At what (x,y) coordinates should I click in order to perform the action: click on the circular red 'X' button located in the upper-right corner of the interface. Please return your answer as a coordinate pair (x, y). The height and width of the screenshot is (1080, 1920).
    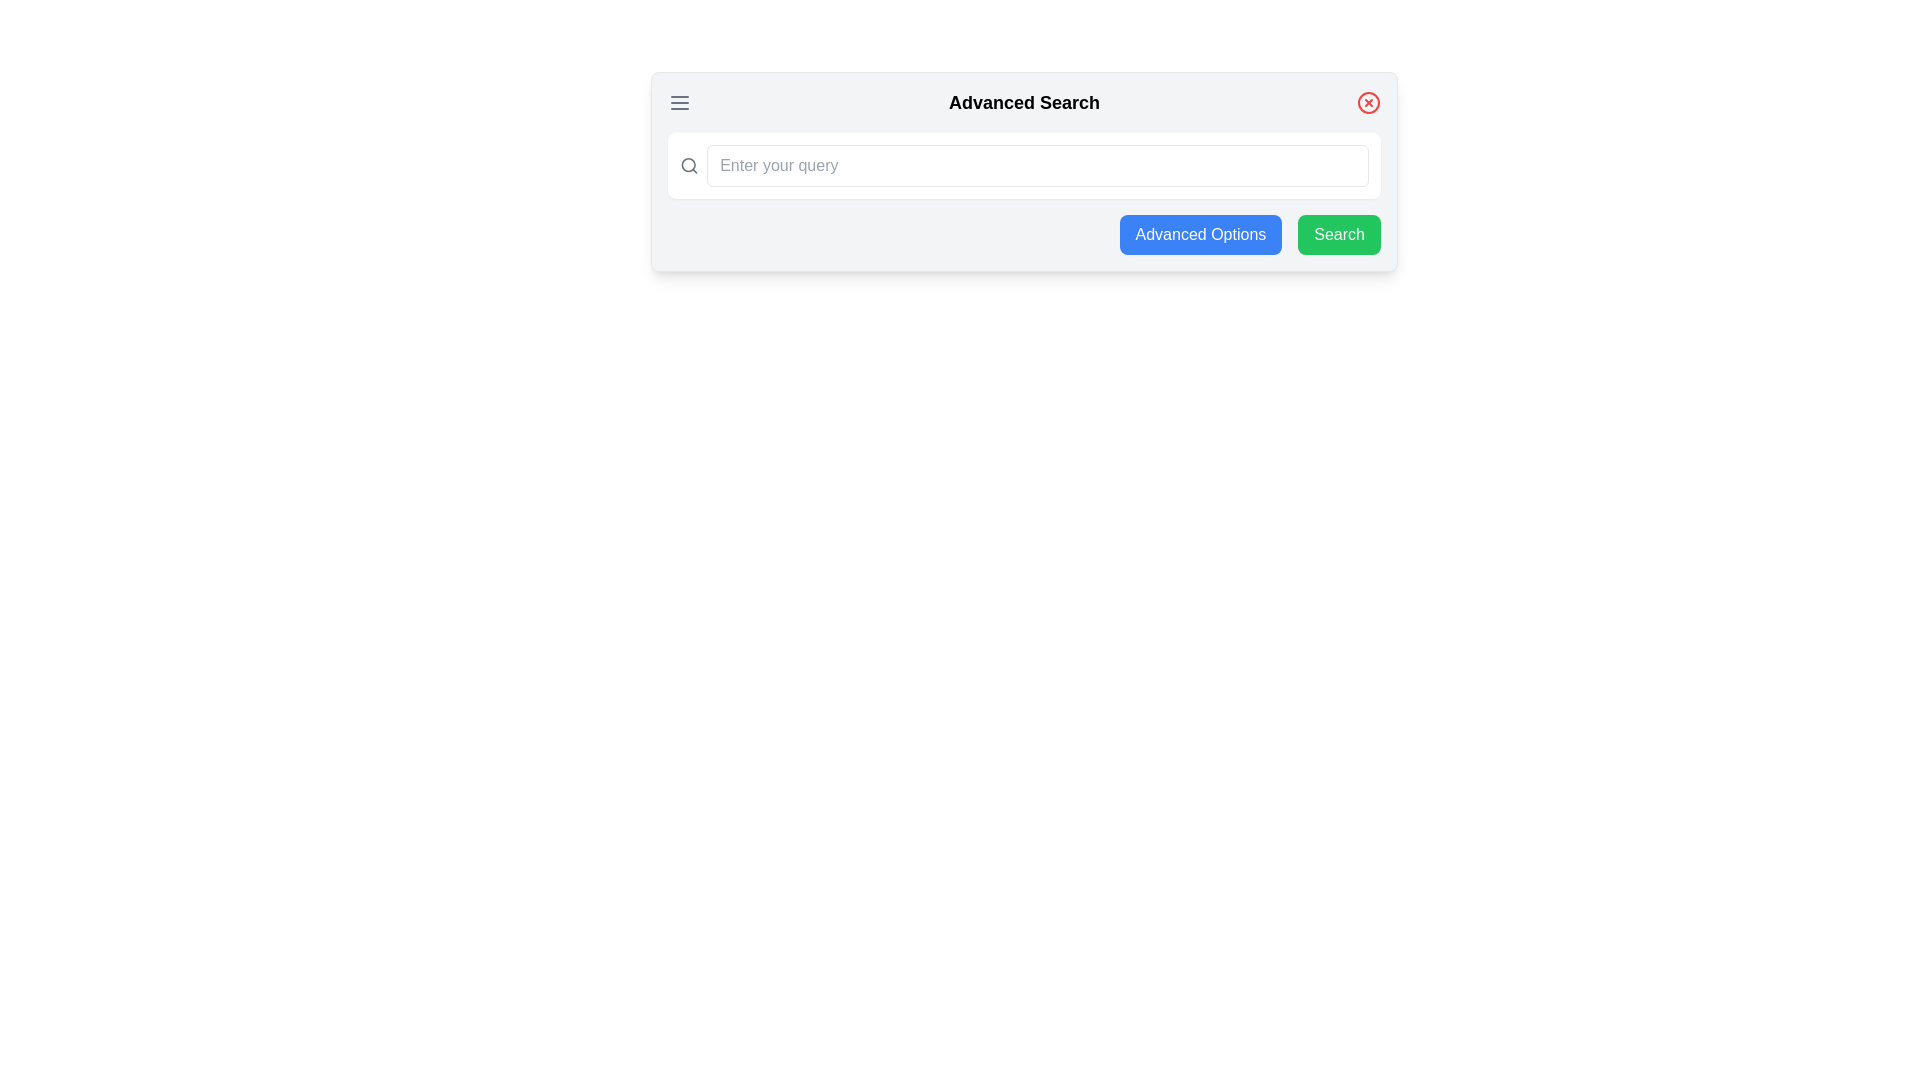
    Looking at the image, I should click on (1367, 103).